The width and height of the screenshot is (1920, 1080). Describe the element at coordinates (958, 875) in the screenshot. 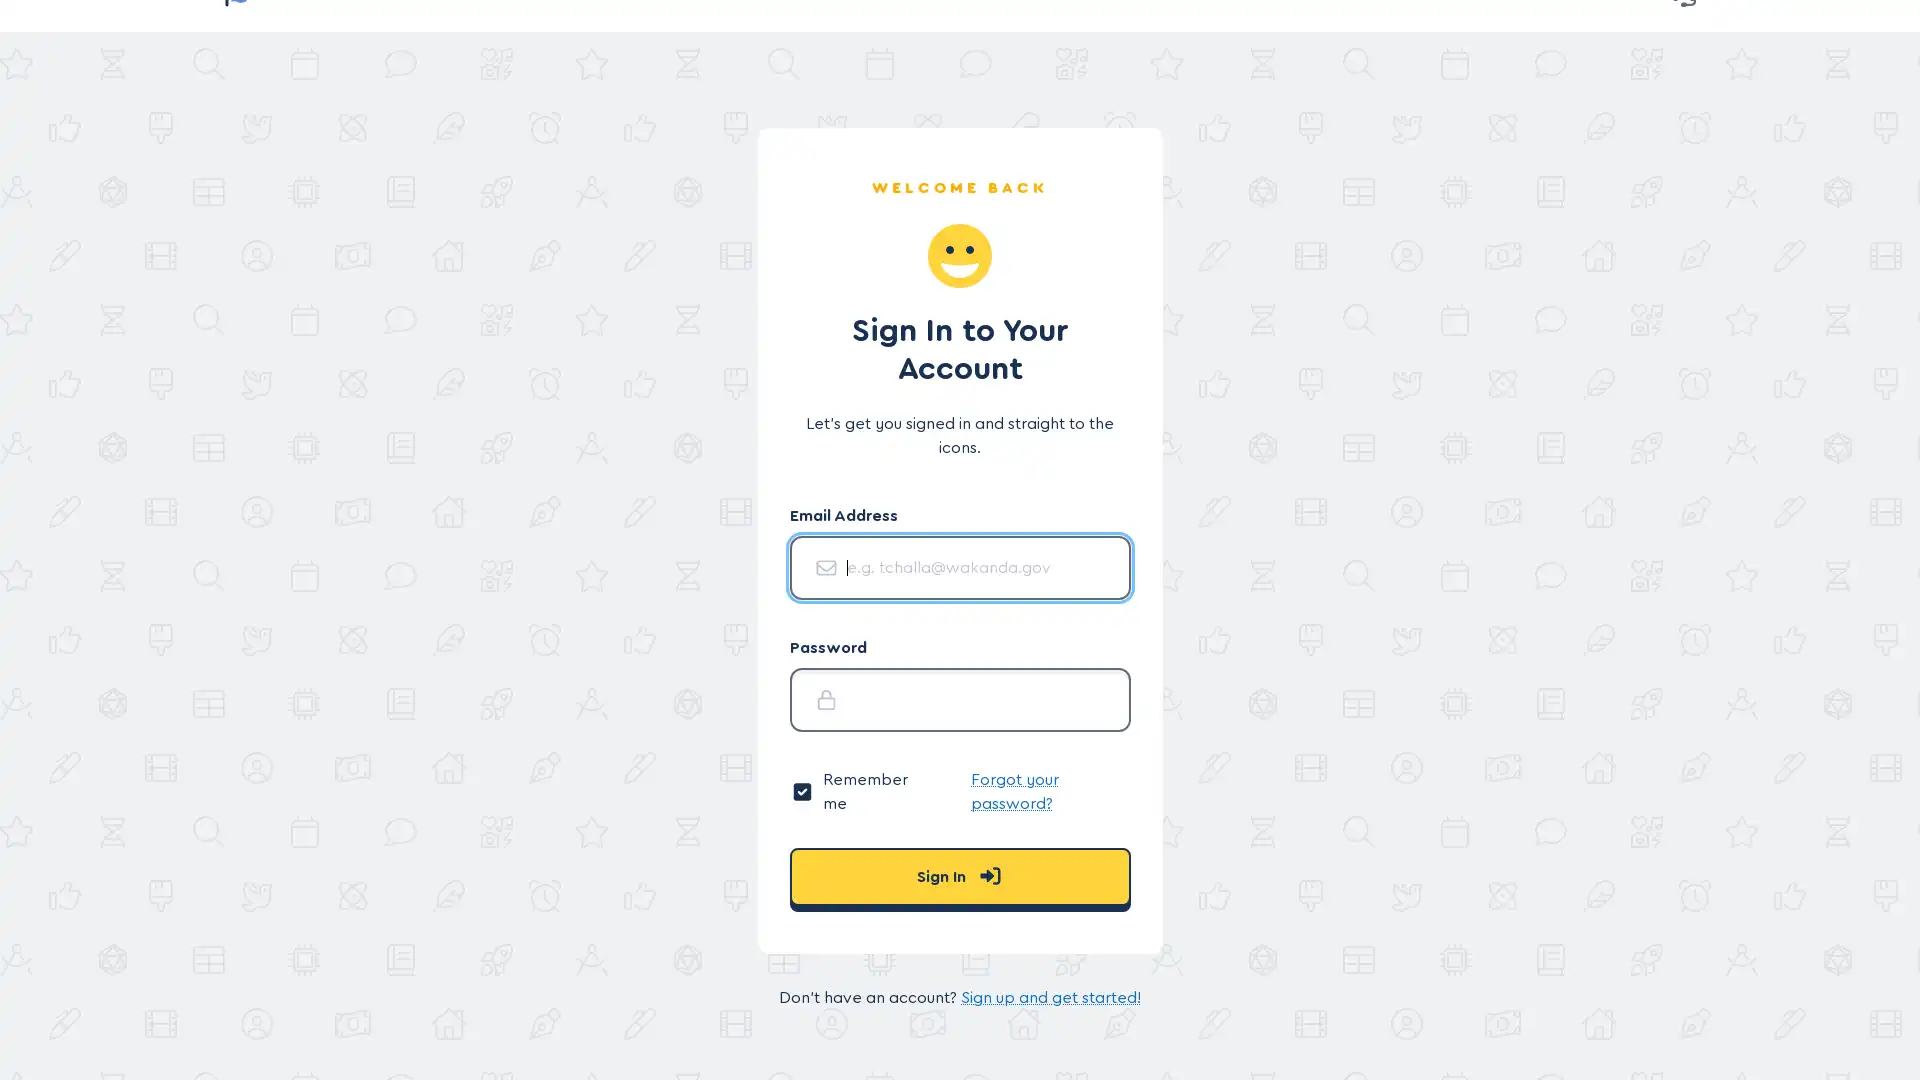

I see `Sign In` at that location.